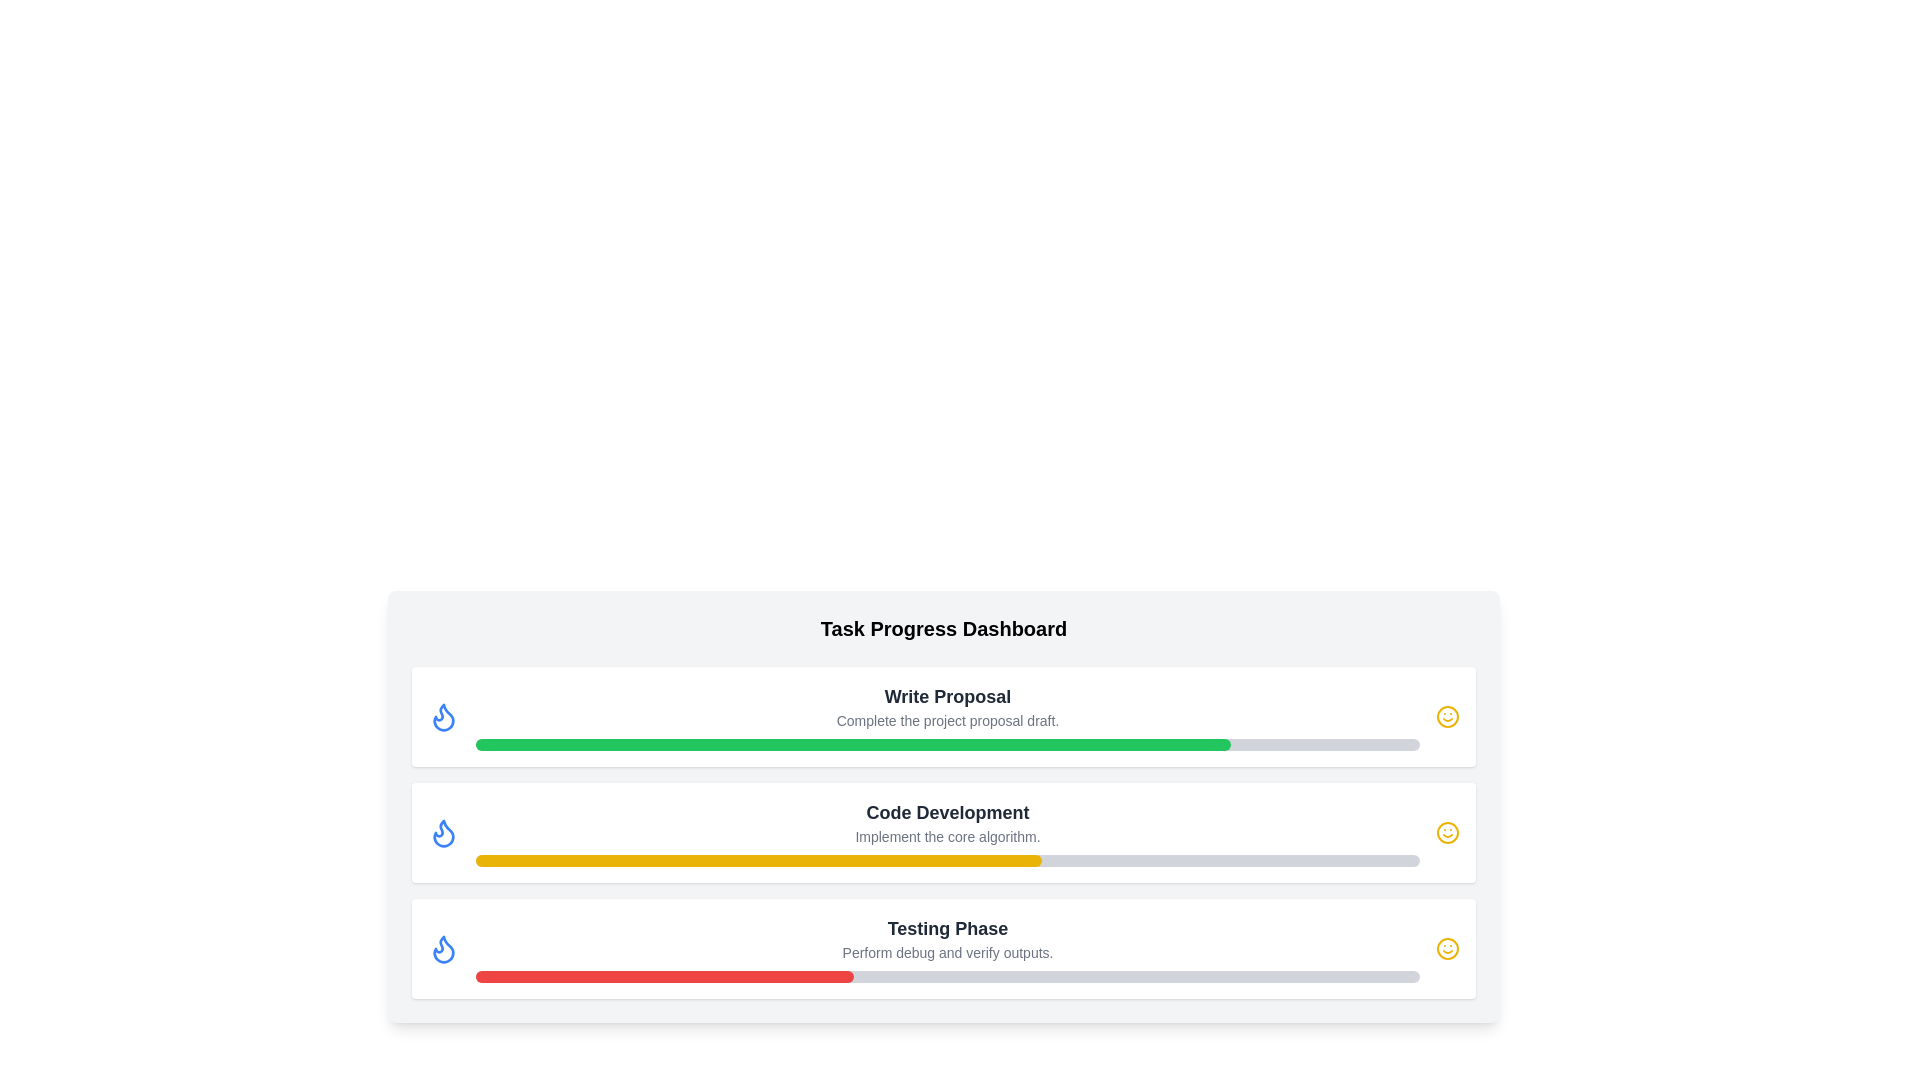 This screenshot has height=1080, width=1920. What do you see at coordinates (443, 716) in the screenshot?
I see `the urgency icon located in the top-left corner of the 'Write Proposal' card` at bounding box center [443, 716].